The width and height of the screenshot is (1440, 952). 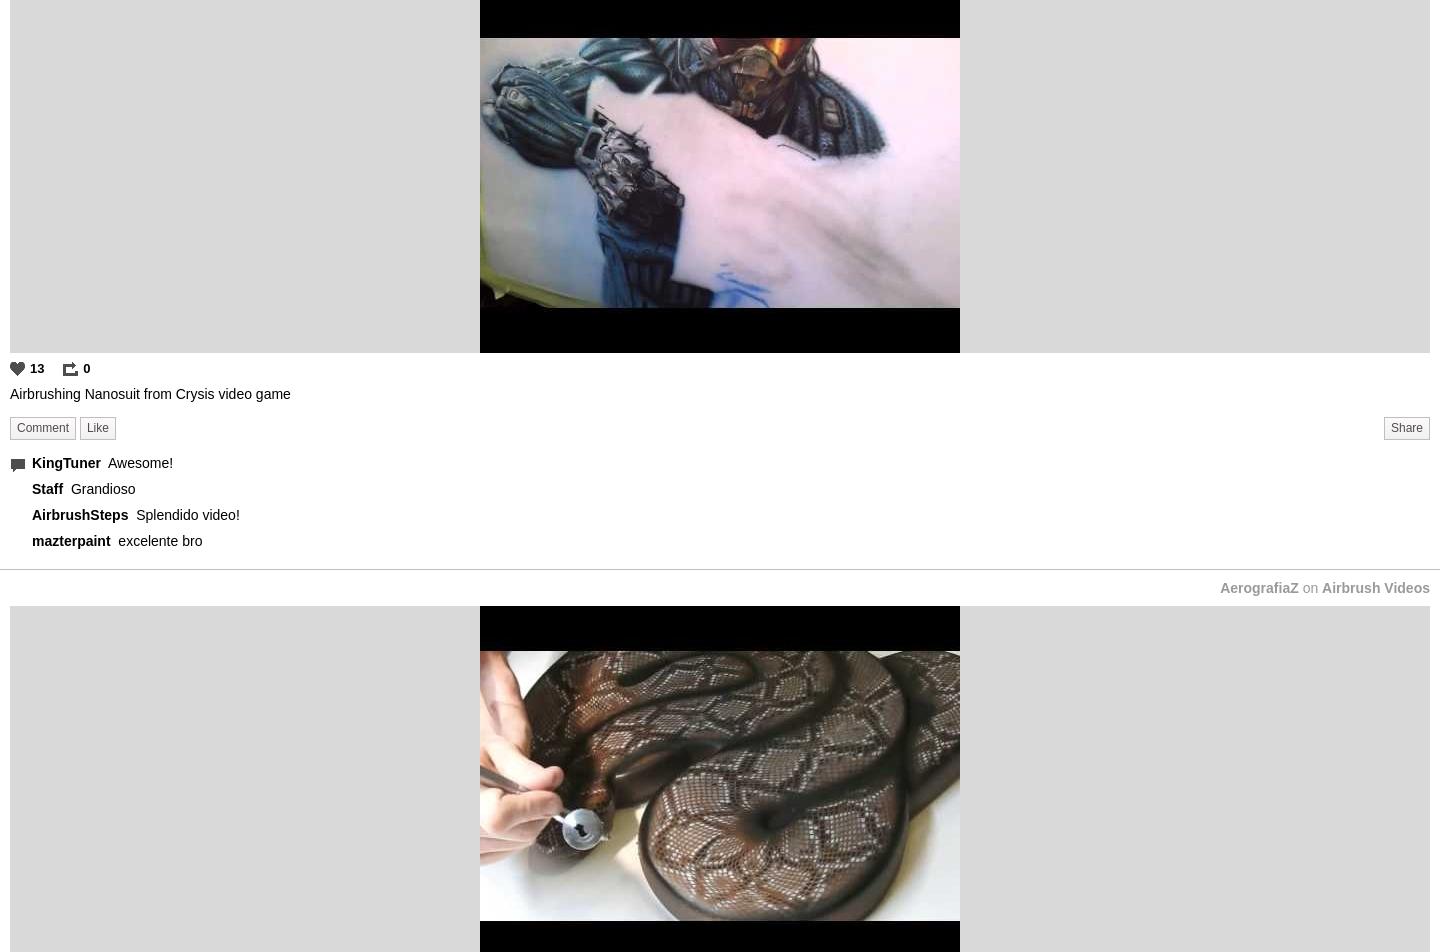 I want to click on 'AerografiaZ', so click(x=1257, y=587).